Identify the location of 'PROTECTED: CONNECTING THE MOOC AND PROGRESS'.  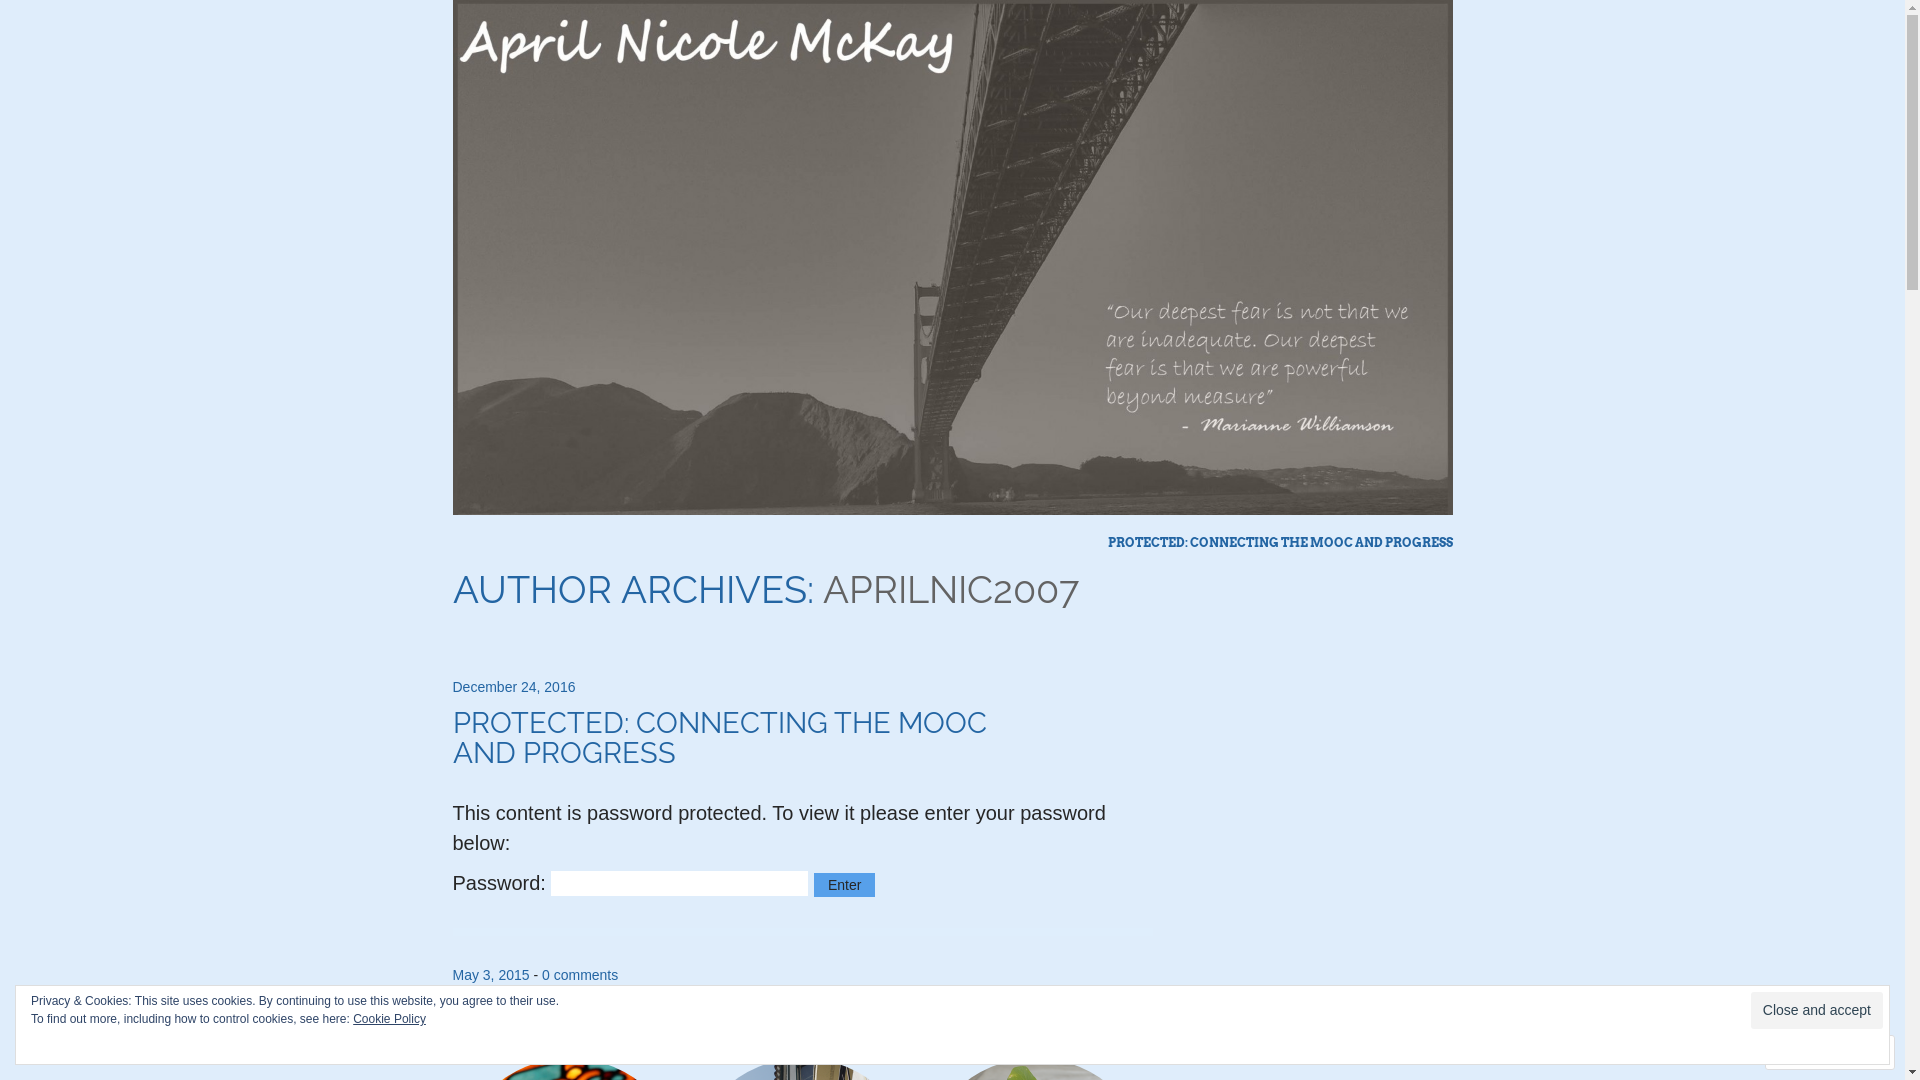
(1280, 543).